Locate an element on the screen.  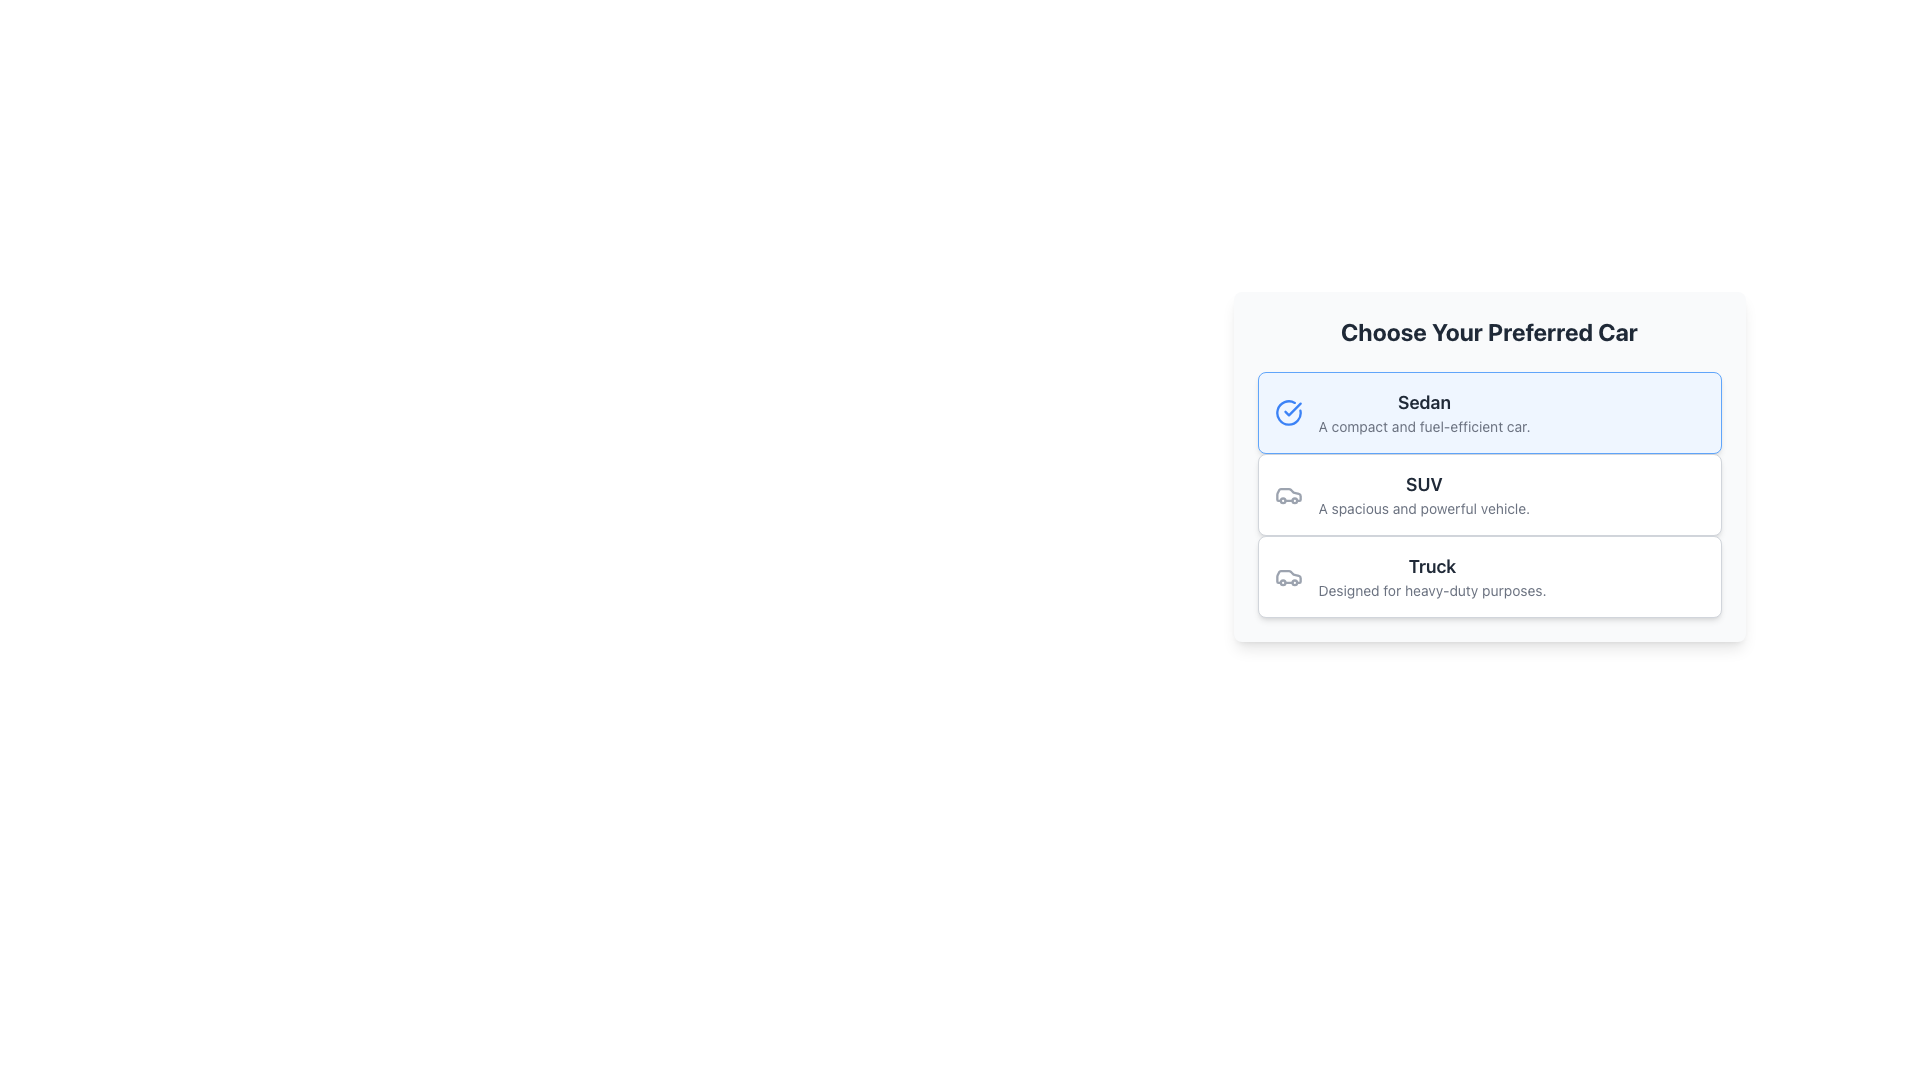
the text description component that displays the name 'Sedan' and the description 'A compact and fuel-efficient car.' in the first card of the car selection interface is located at coordinates (1423, 411).